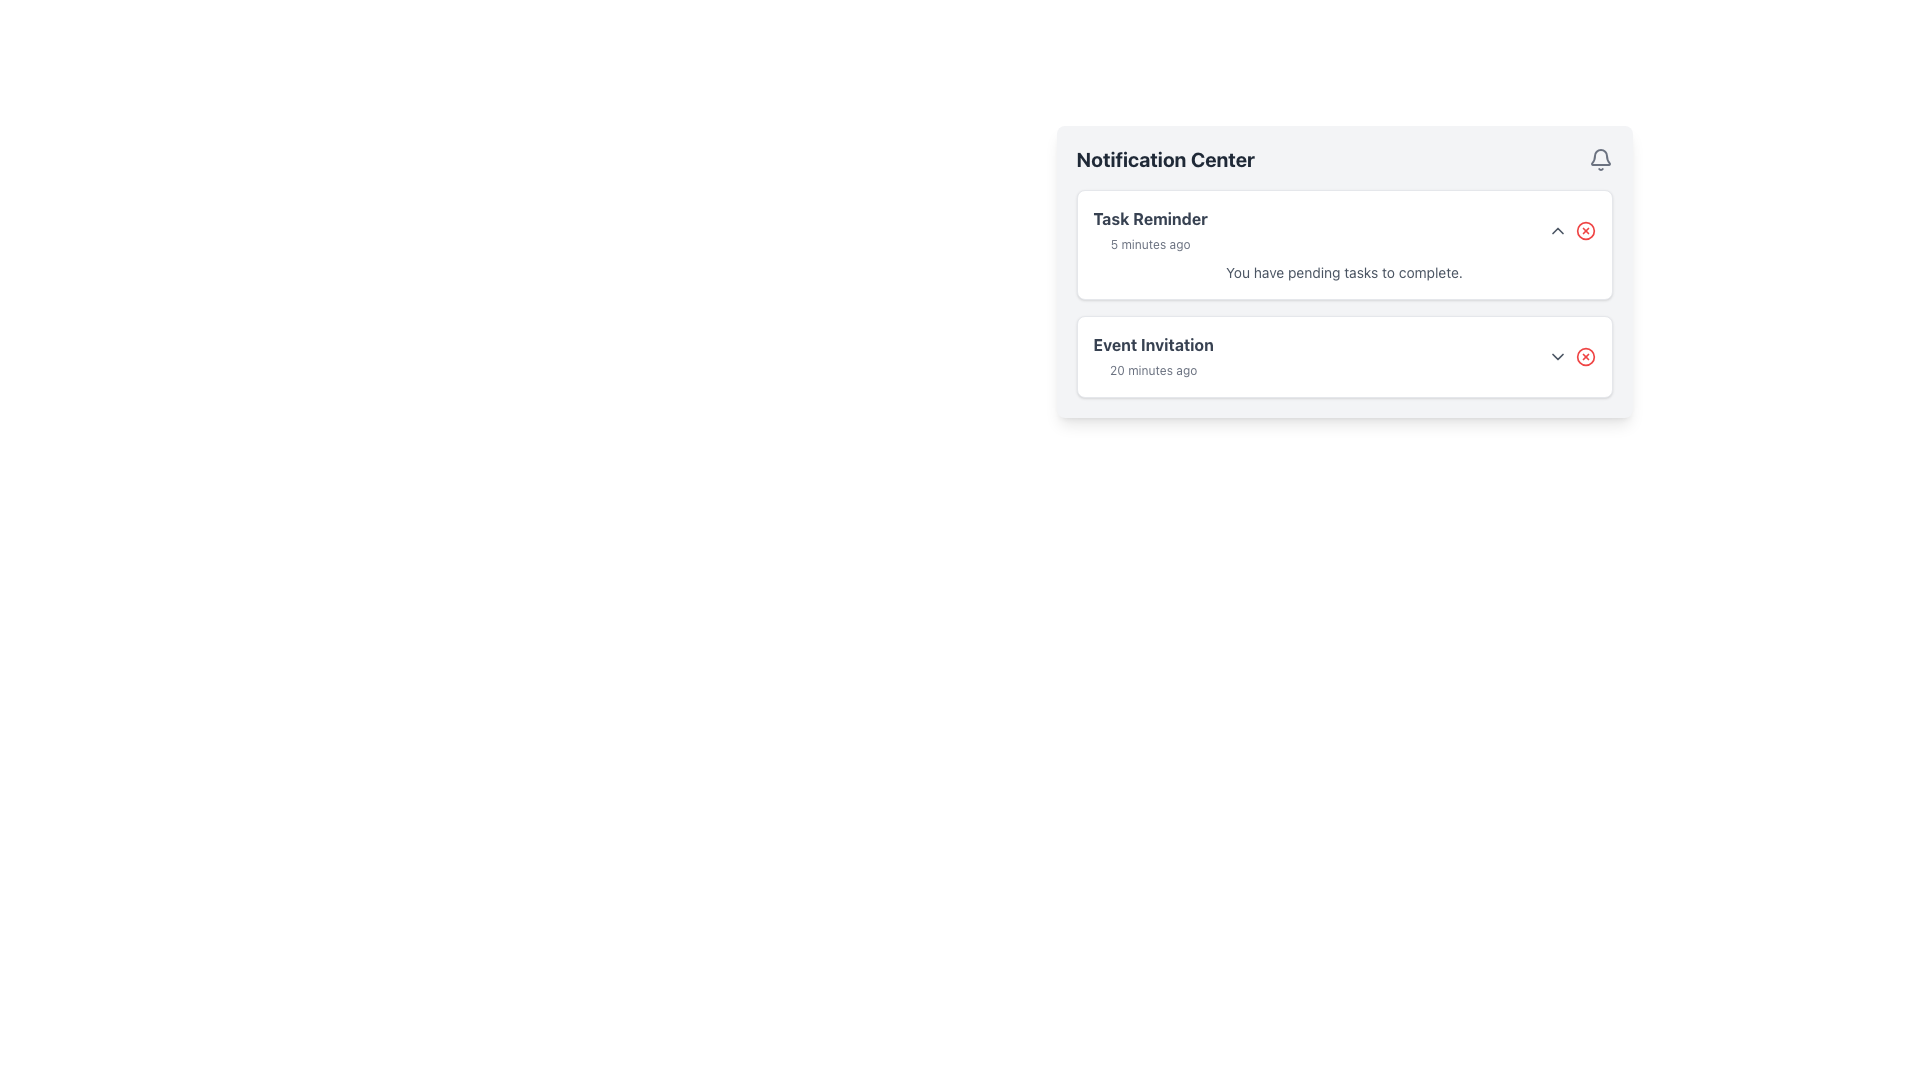  Describe the element at coordinates (1153, 343) in the screenshot. I see `text from the title label of the second notification block in the Notification Center, located below the 'Task Reminder' notification` at that location.